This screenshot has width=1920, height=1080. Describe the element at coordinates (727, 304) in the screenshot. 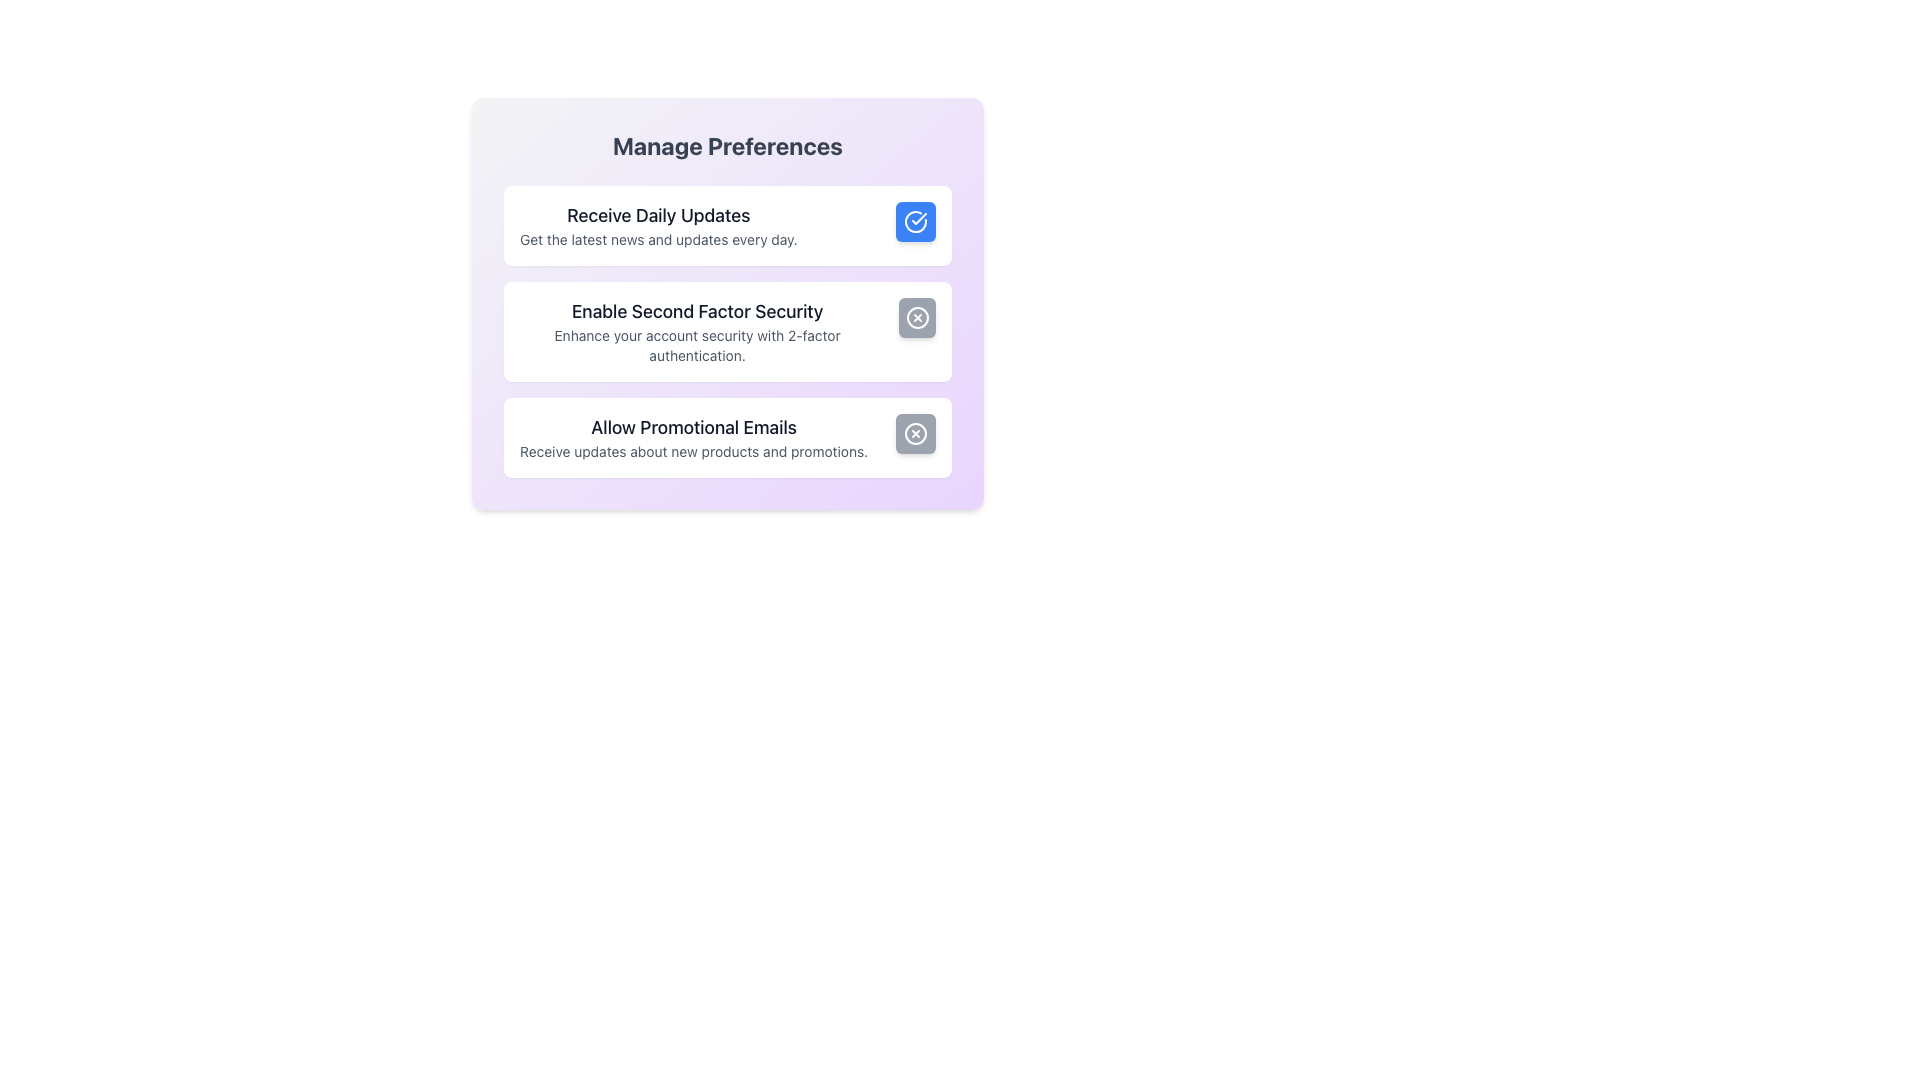

I see `the Settings panel, which allows users to manage preferences such as notifications, account security, and promotional emails` at that location.